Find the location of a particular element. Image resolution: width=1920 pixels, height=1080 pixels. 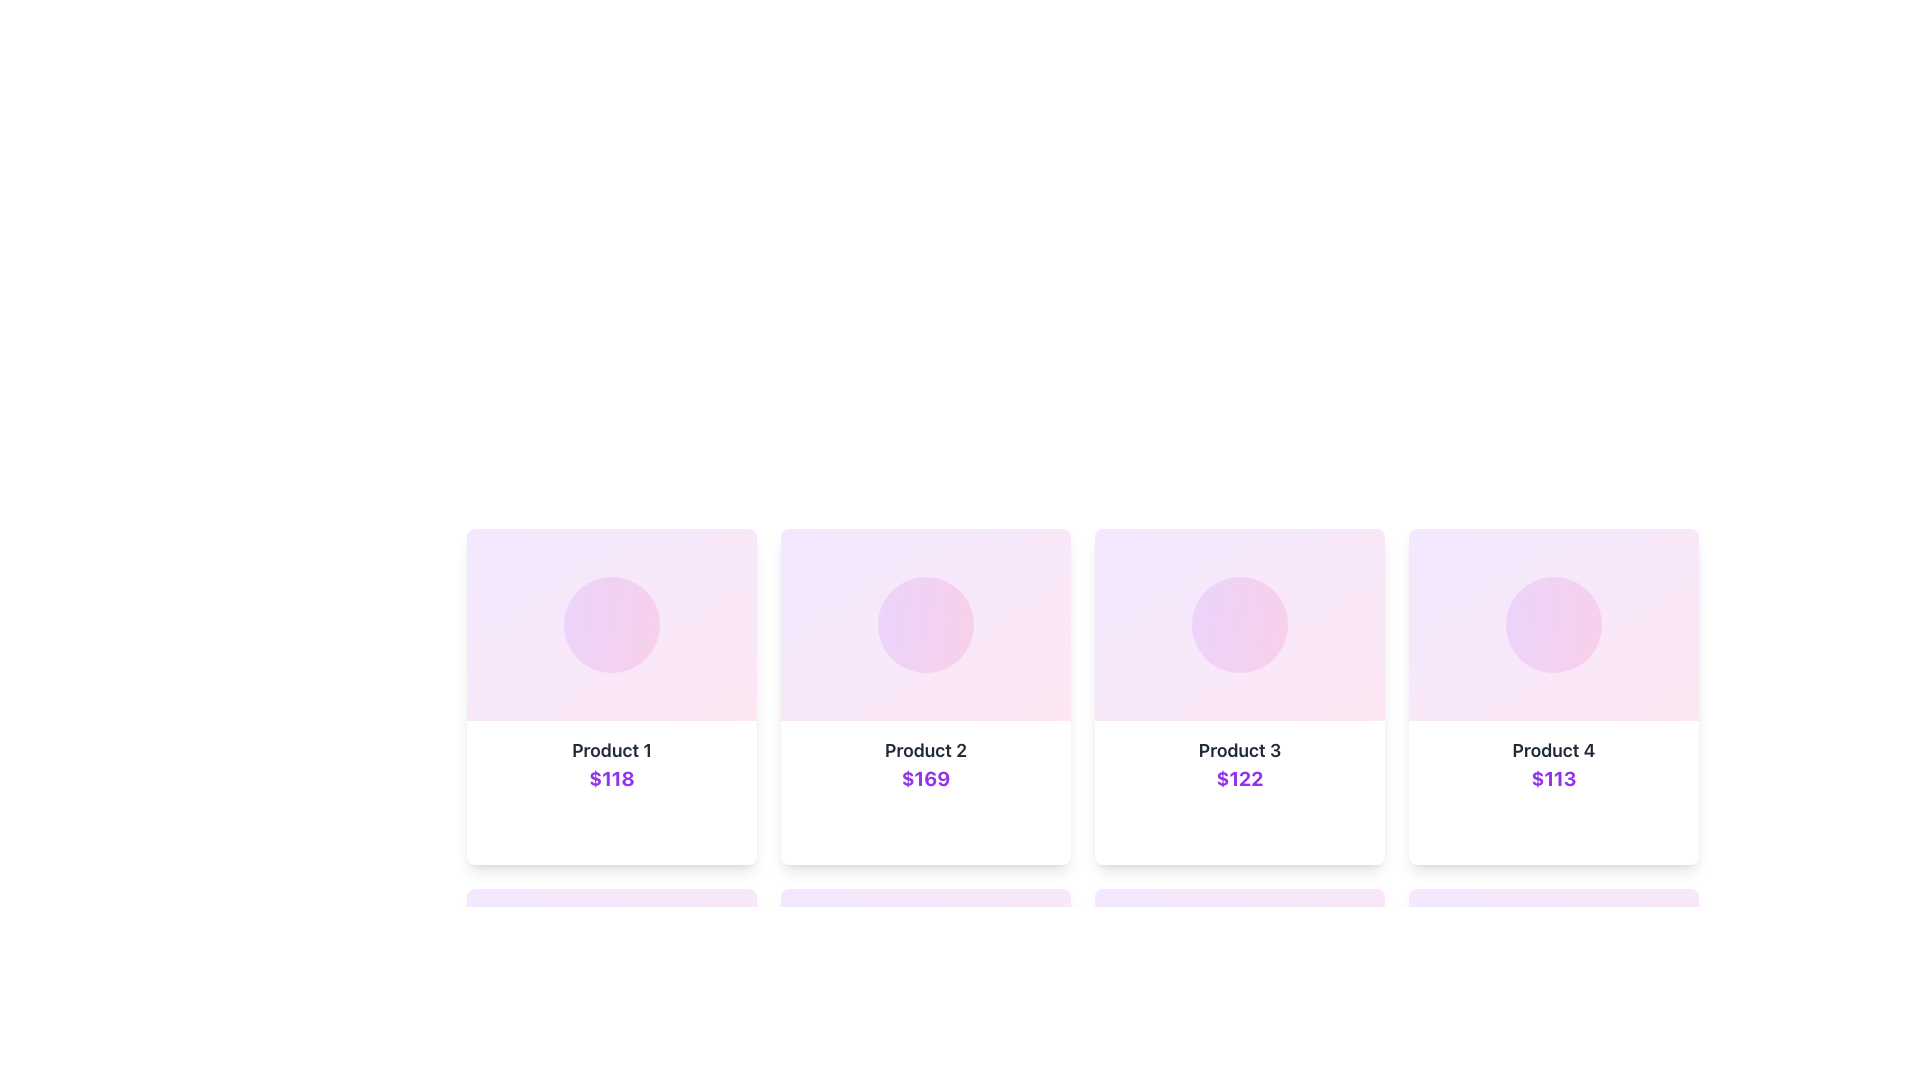

the 'Product 4' card, which is a white rectangular card with a circular gradient decoration at the top is located at coordinates (1553, 696).